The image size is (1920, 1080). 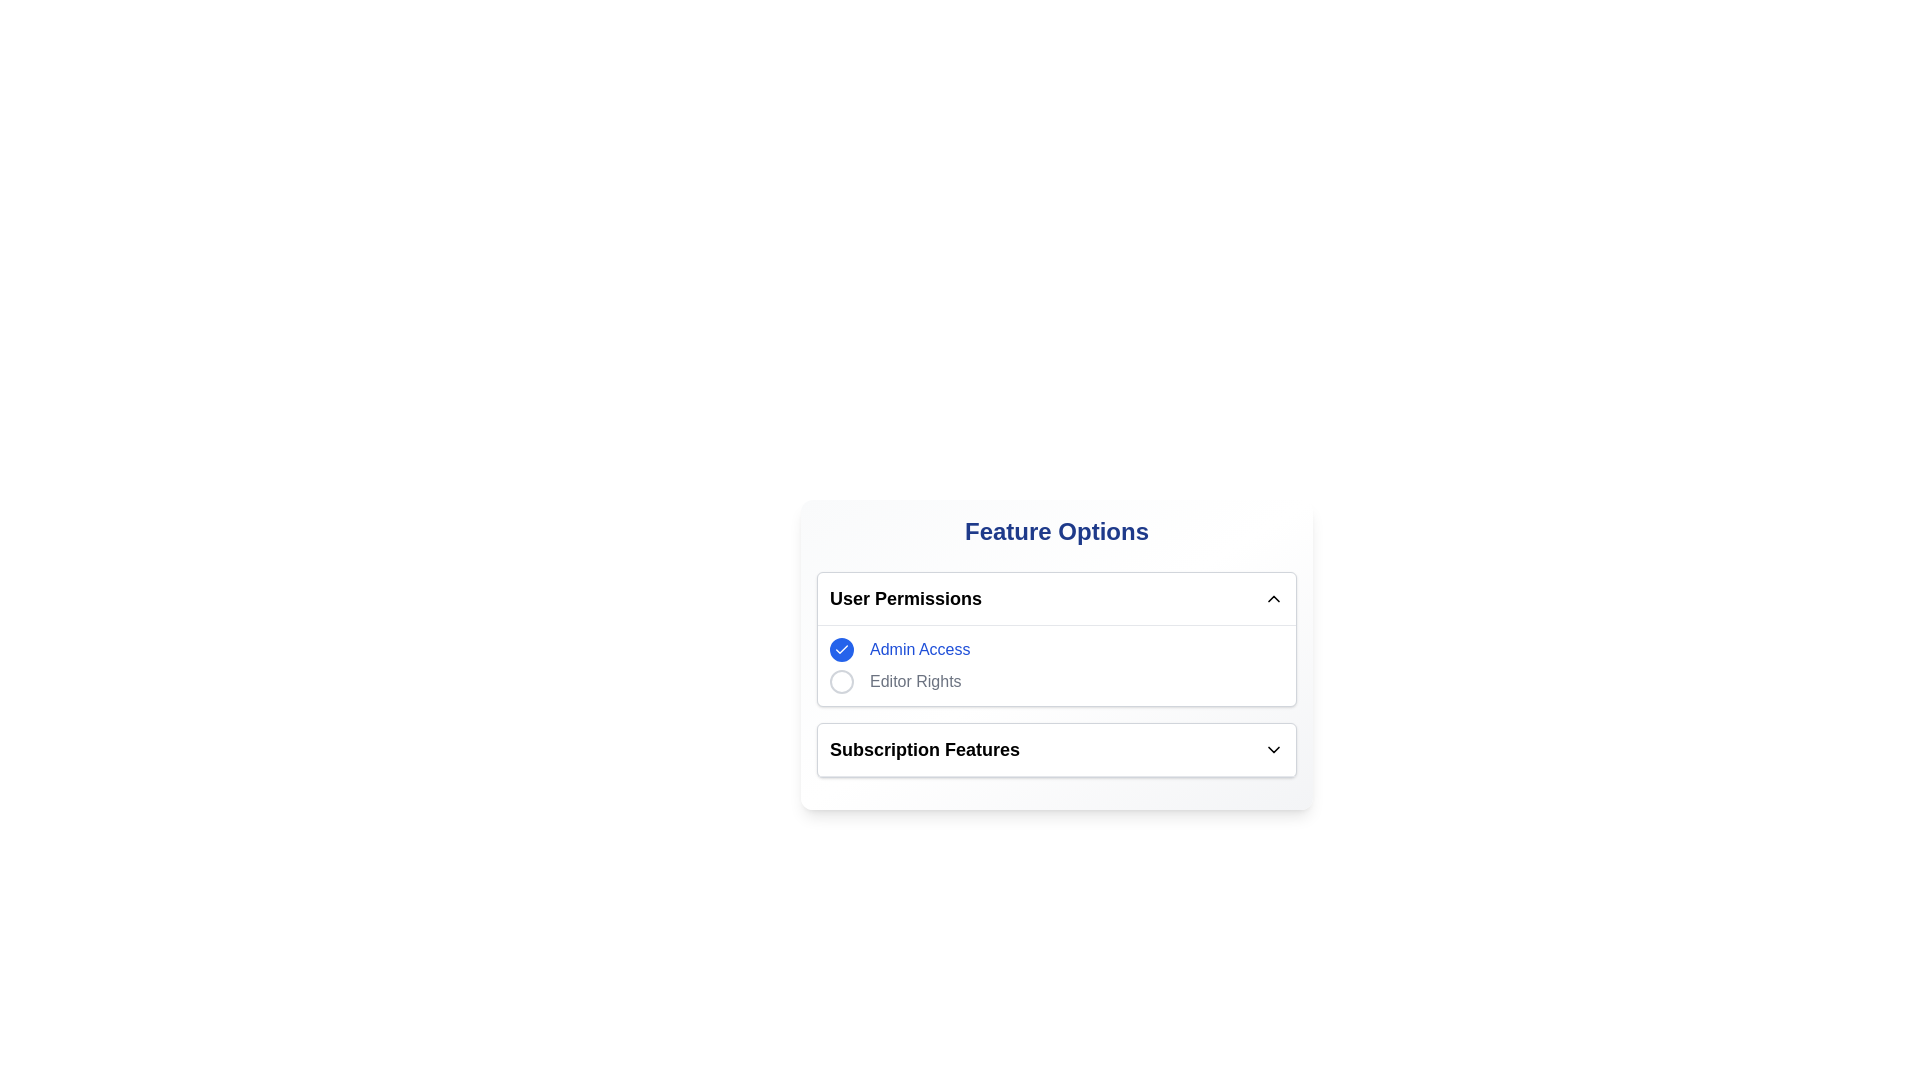 What do you see at coordinates (914, 681) in the screenshot?
I see `the 'Editor Rights' text label located in the 'User Permissions' section, which is styled in gray and positioned to the right of a circular button` at bounding box center [914, 681].